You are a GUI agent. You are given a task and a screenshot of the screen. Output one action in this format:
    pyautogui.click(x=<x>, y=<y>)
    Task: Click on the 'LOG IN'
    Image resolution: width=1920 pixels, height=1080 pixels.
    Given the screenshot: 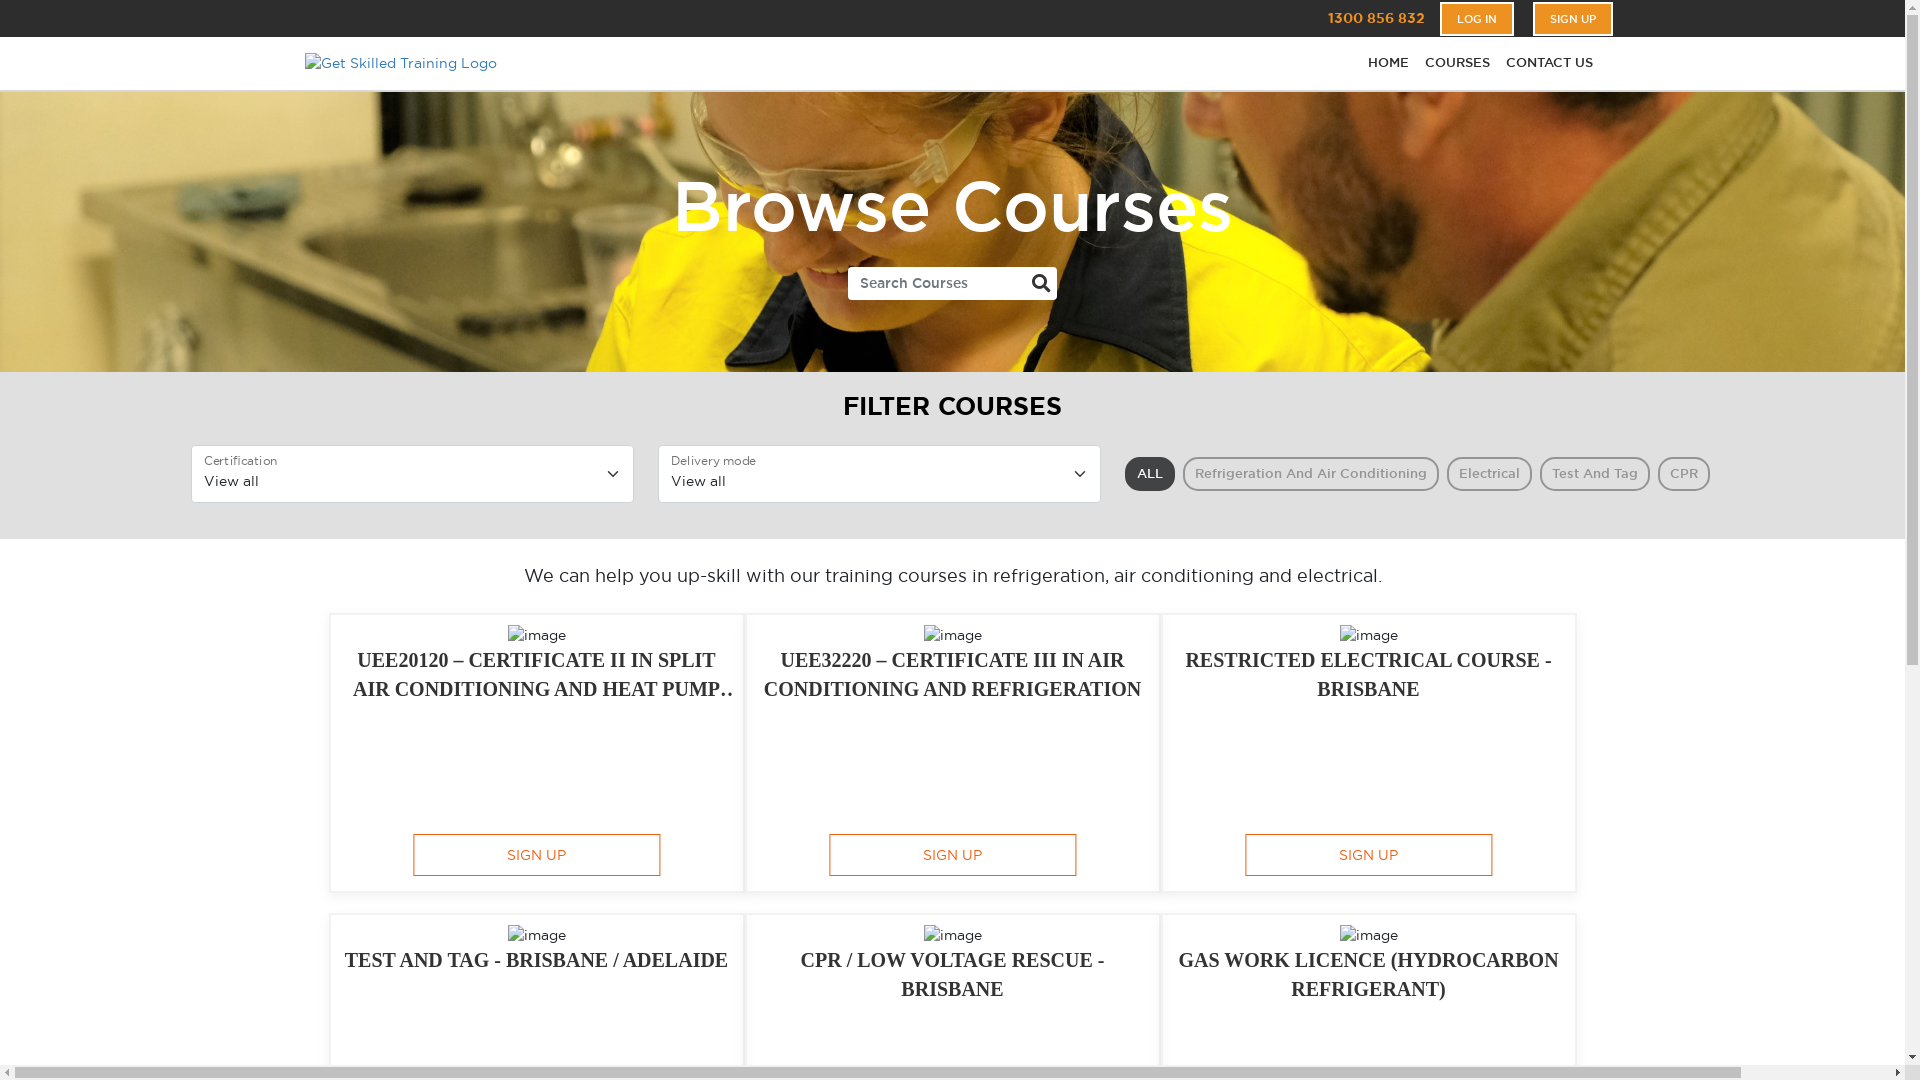 What is the action you would take?
    pyautogui.click(x=1440, y=19)
    